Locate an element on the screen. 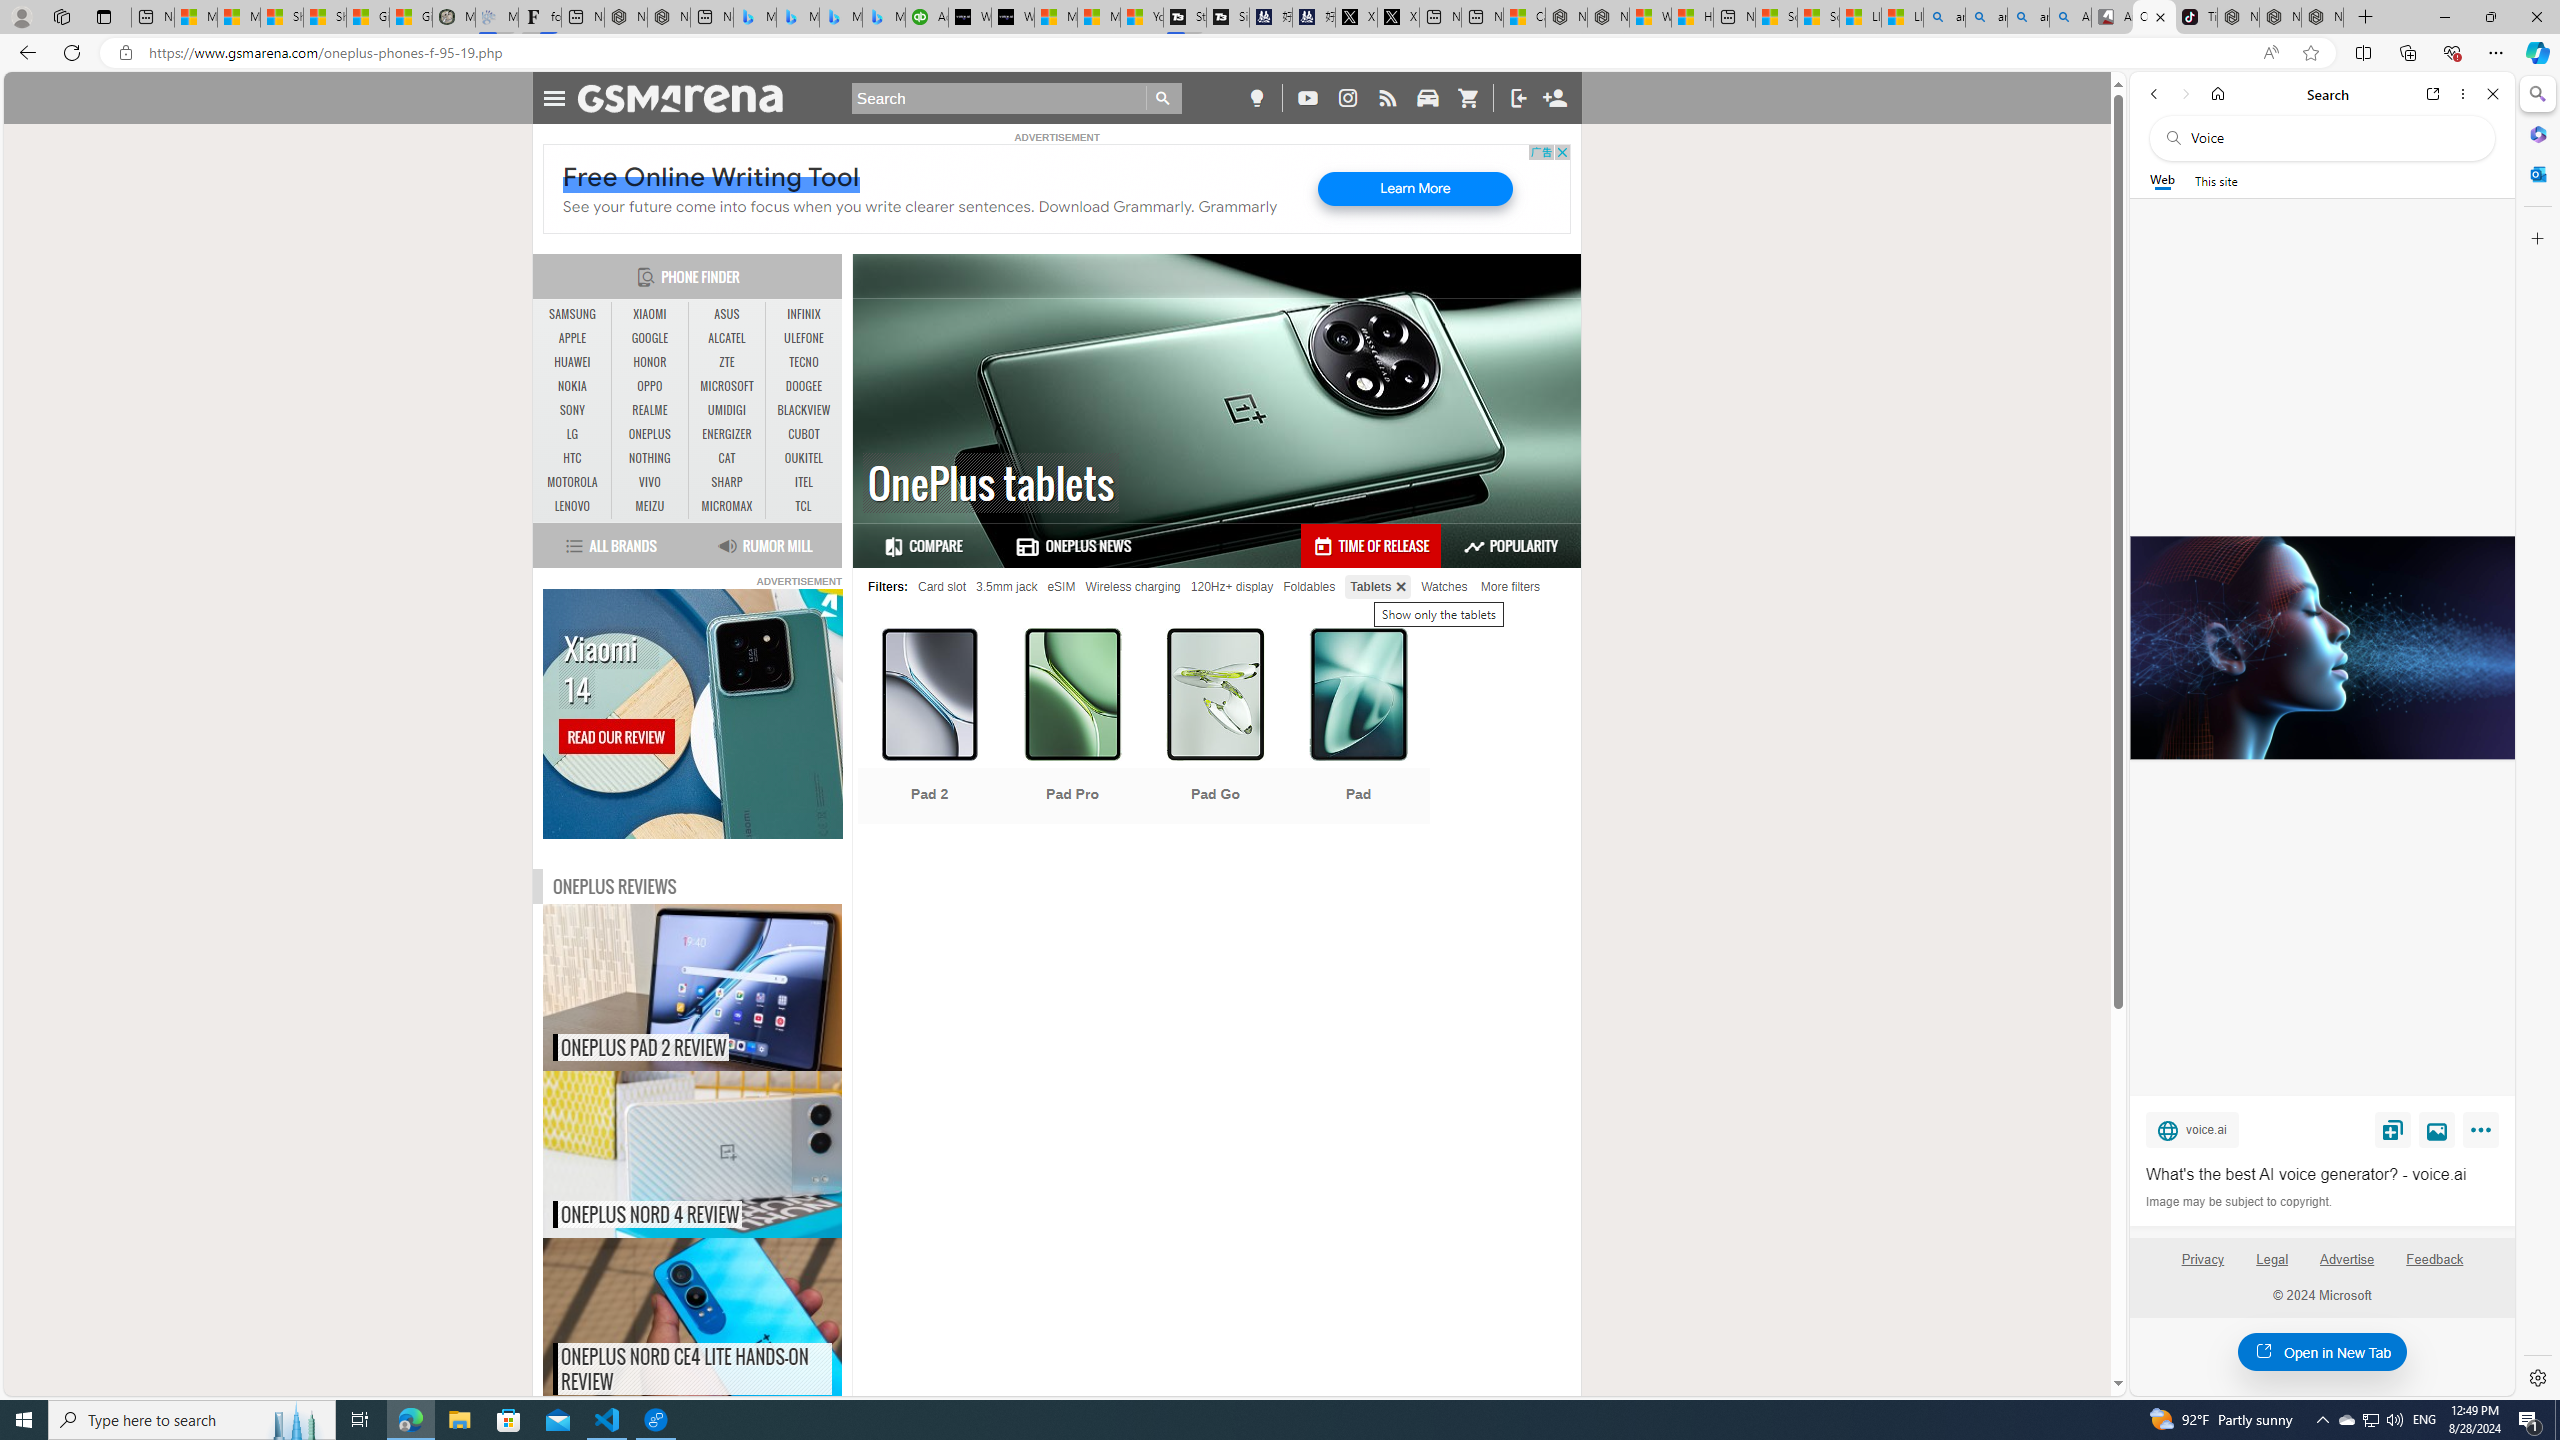 The width and height of the screenshot is (2560, 1440). 'GOOGLE' is located at coordinates (649, 337).